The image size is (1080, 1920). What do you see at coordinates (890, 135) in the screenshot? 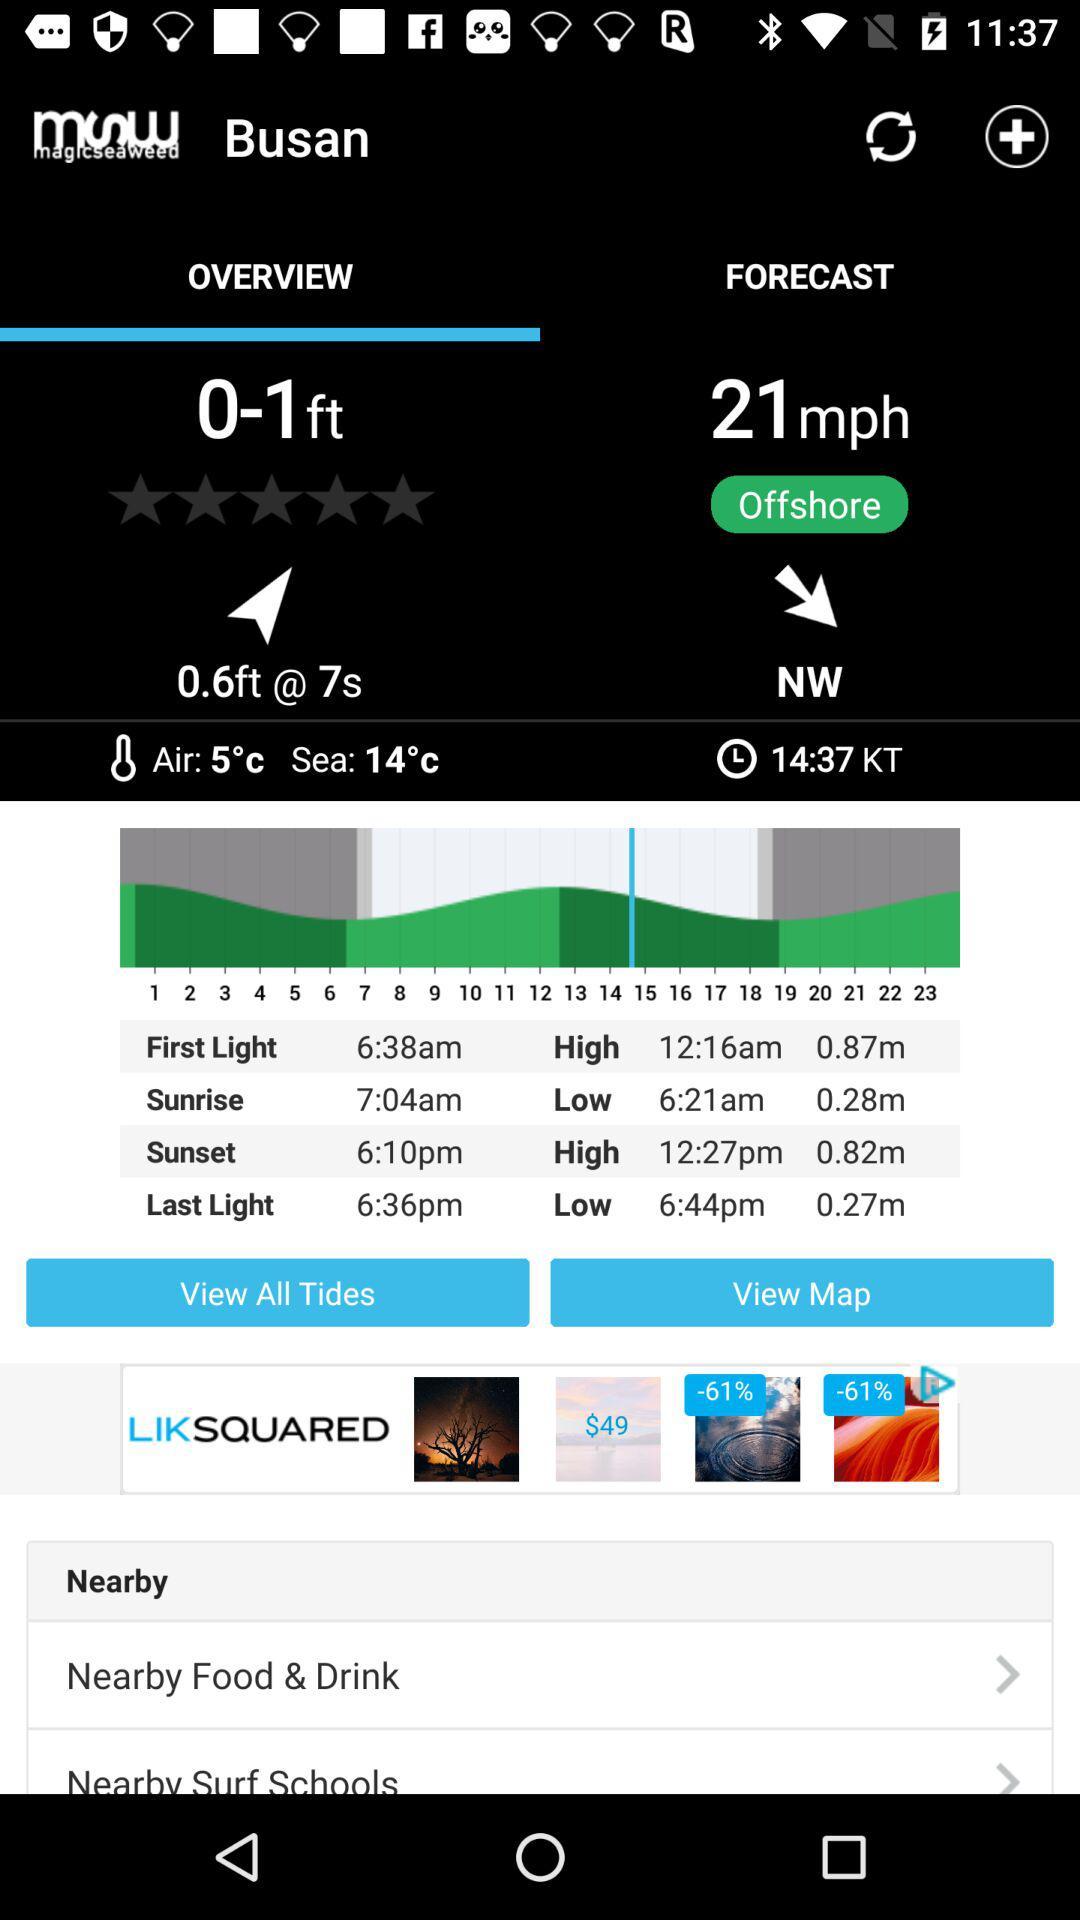
I see `icon above forecast icon` at bounding box center [890, 135].